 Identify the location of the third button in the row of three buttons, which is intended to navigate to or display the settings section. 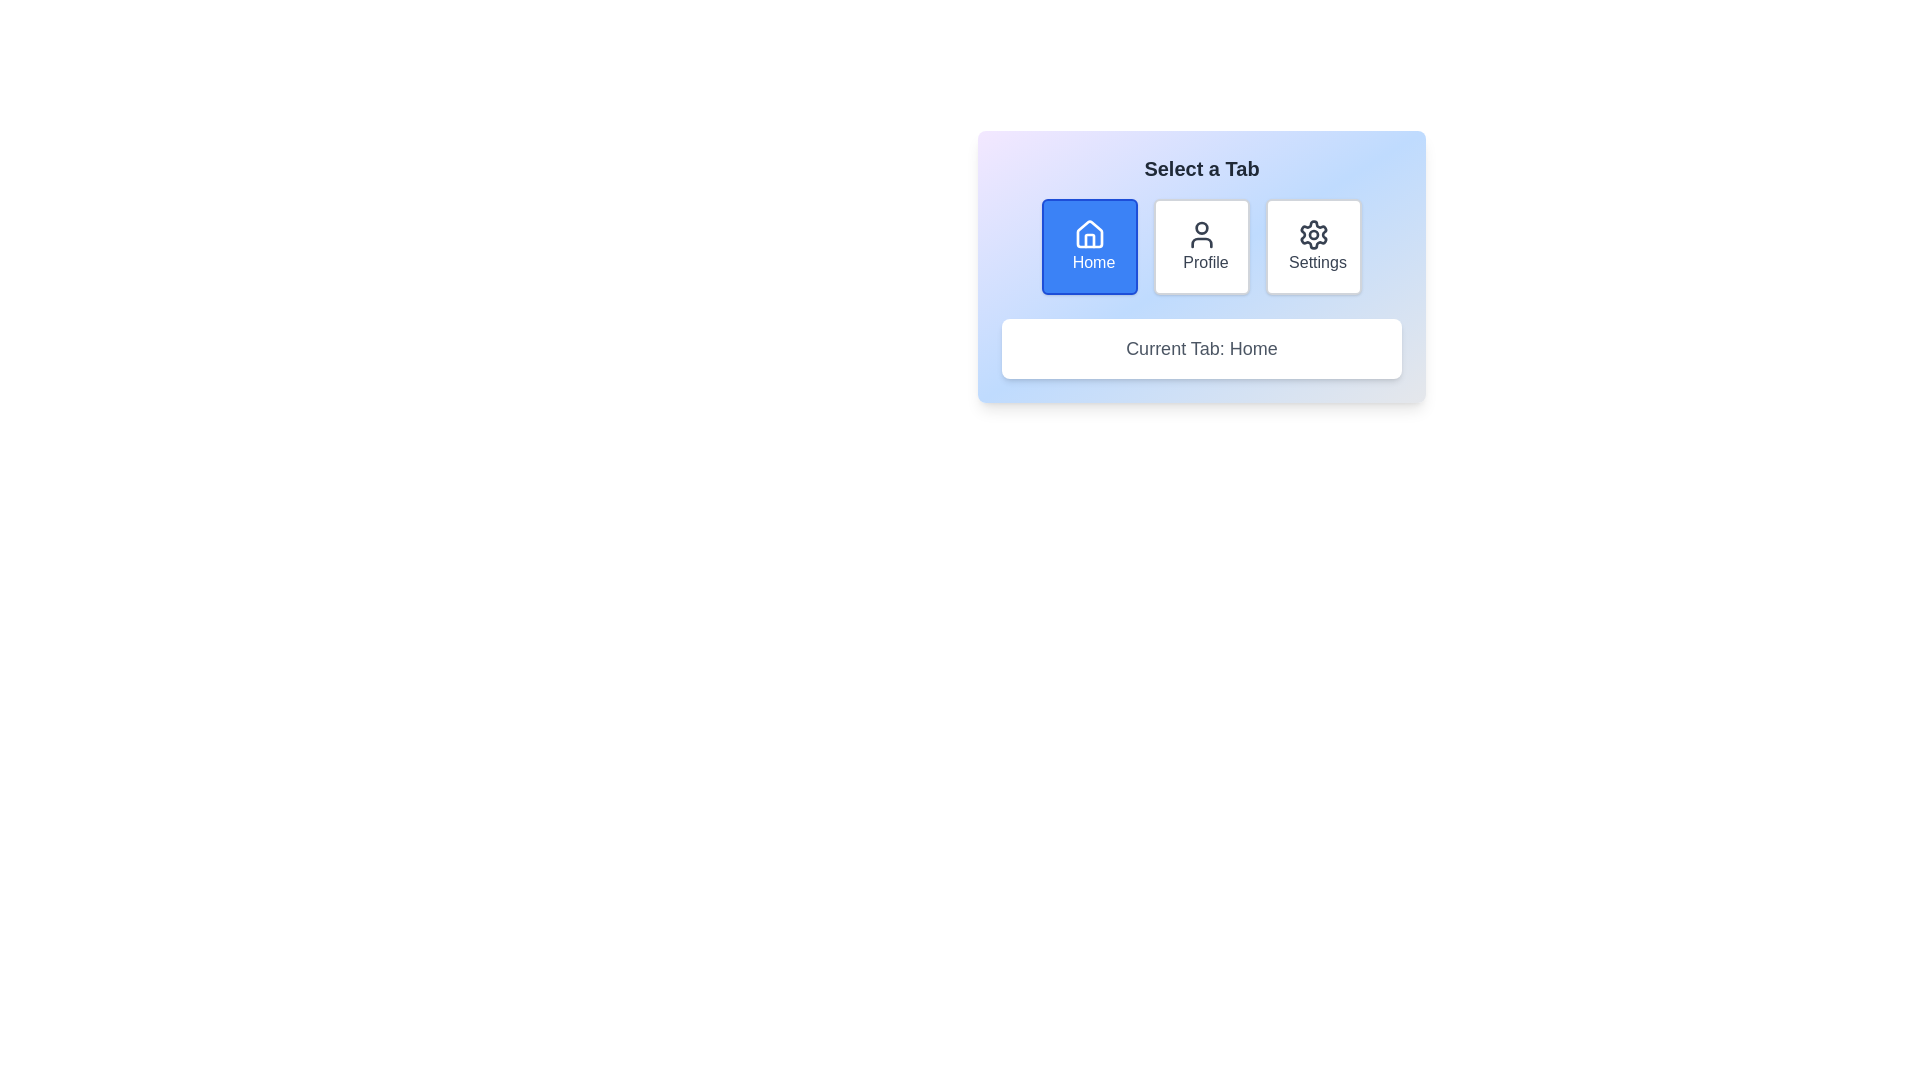
(1314, 245).